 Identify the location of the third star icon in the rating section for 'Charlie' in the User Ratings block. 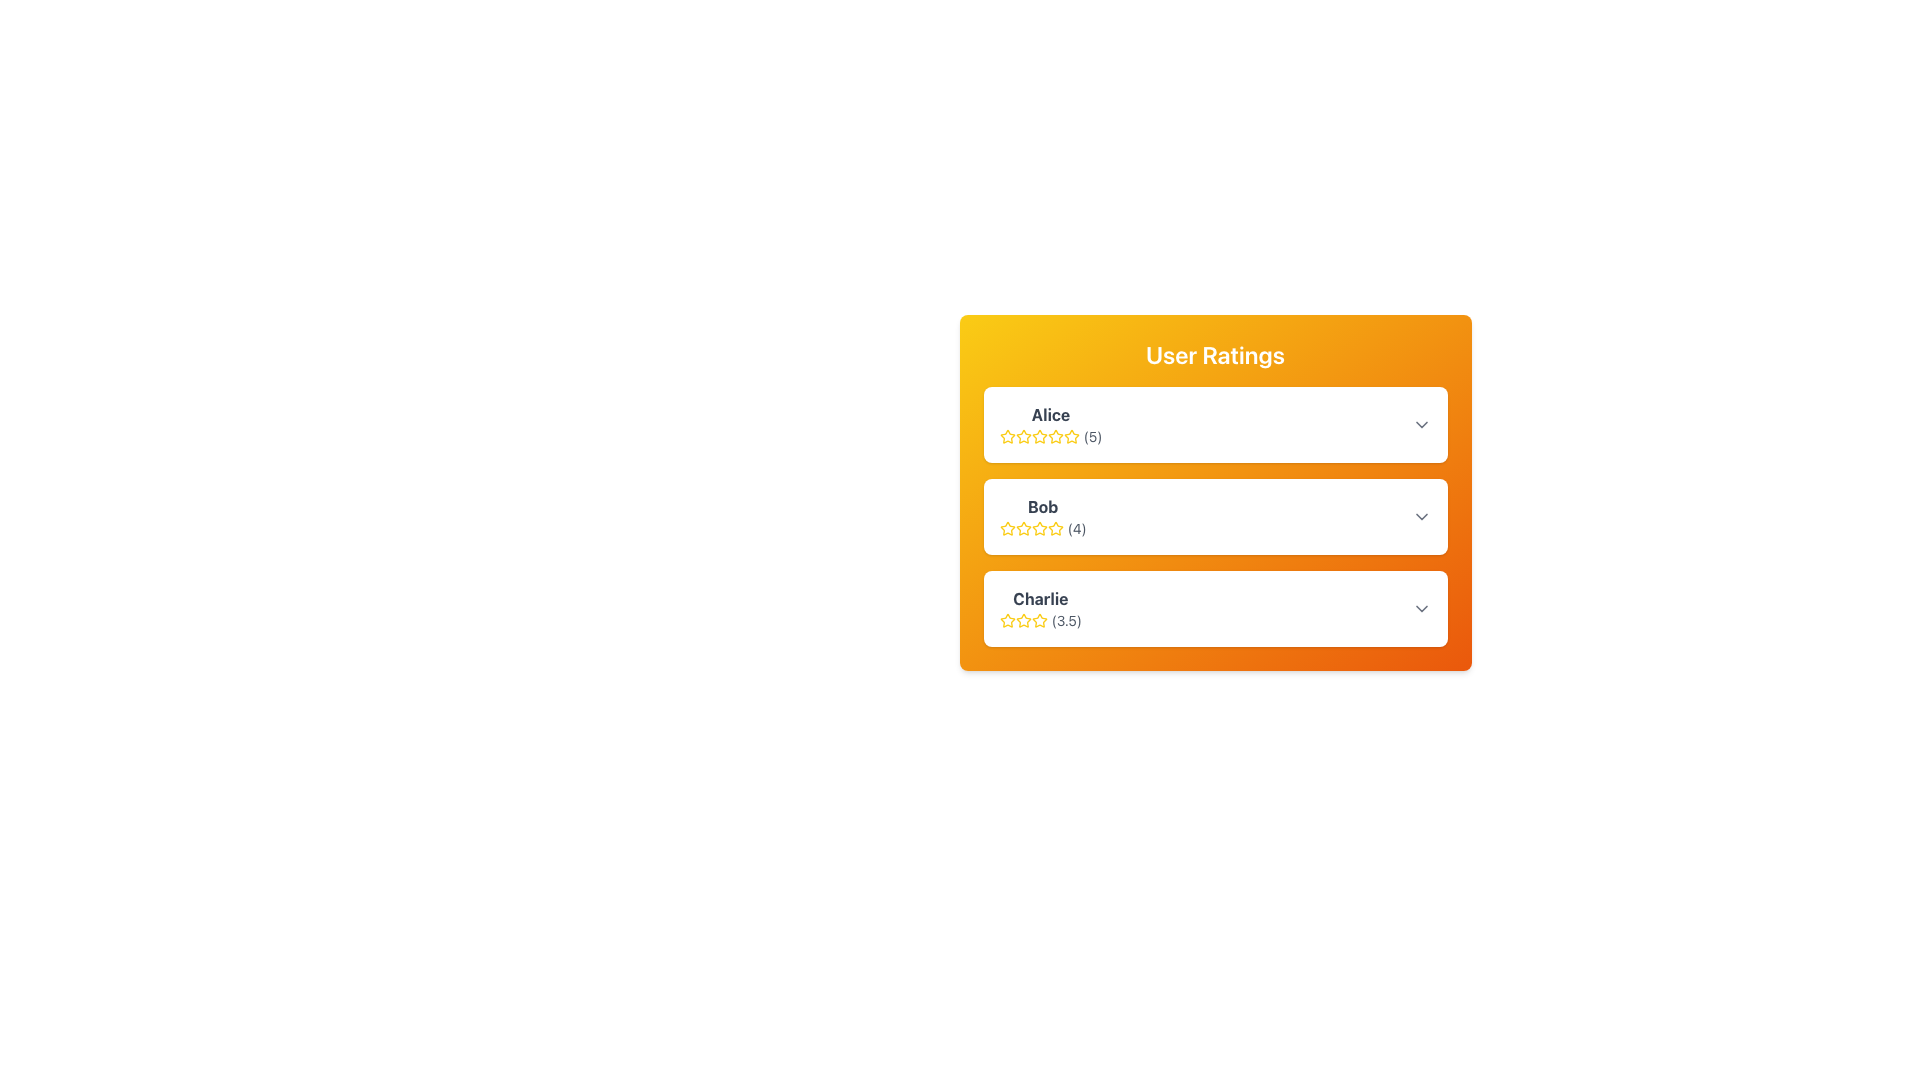
(1023, 620).